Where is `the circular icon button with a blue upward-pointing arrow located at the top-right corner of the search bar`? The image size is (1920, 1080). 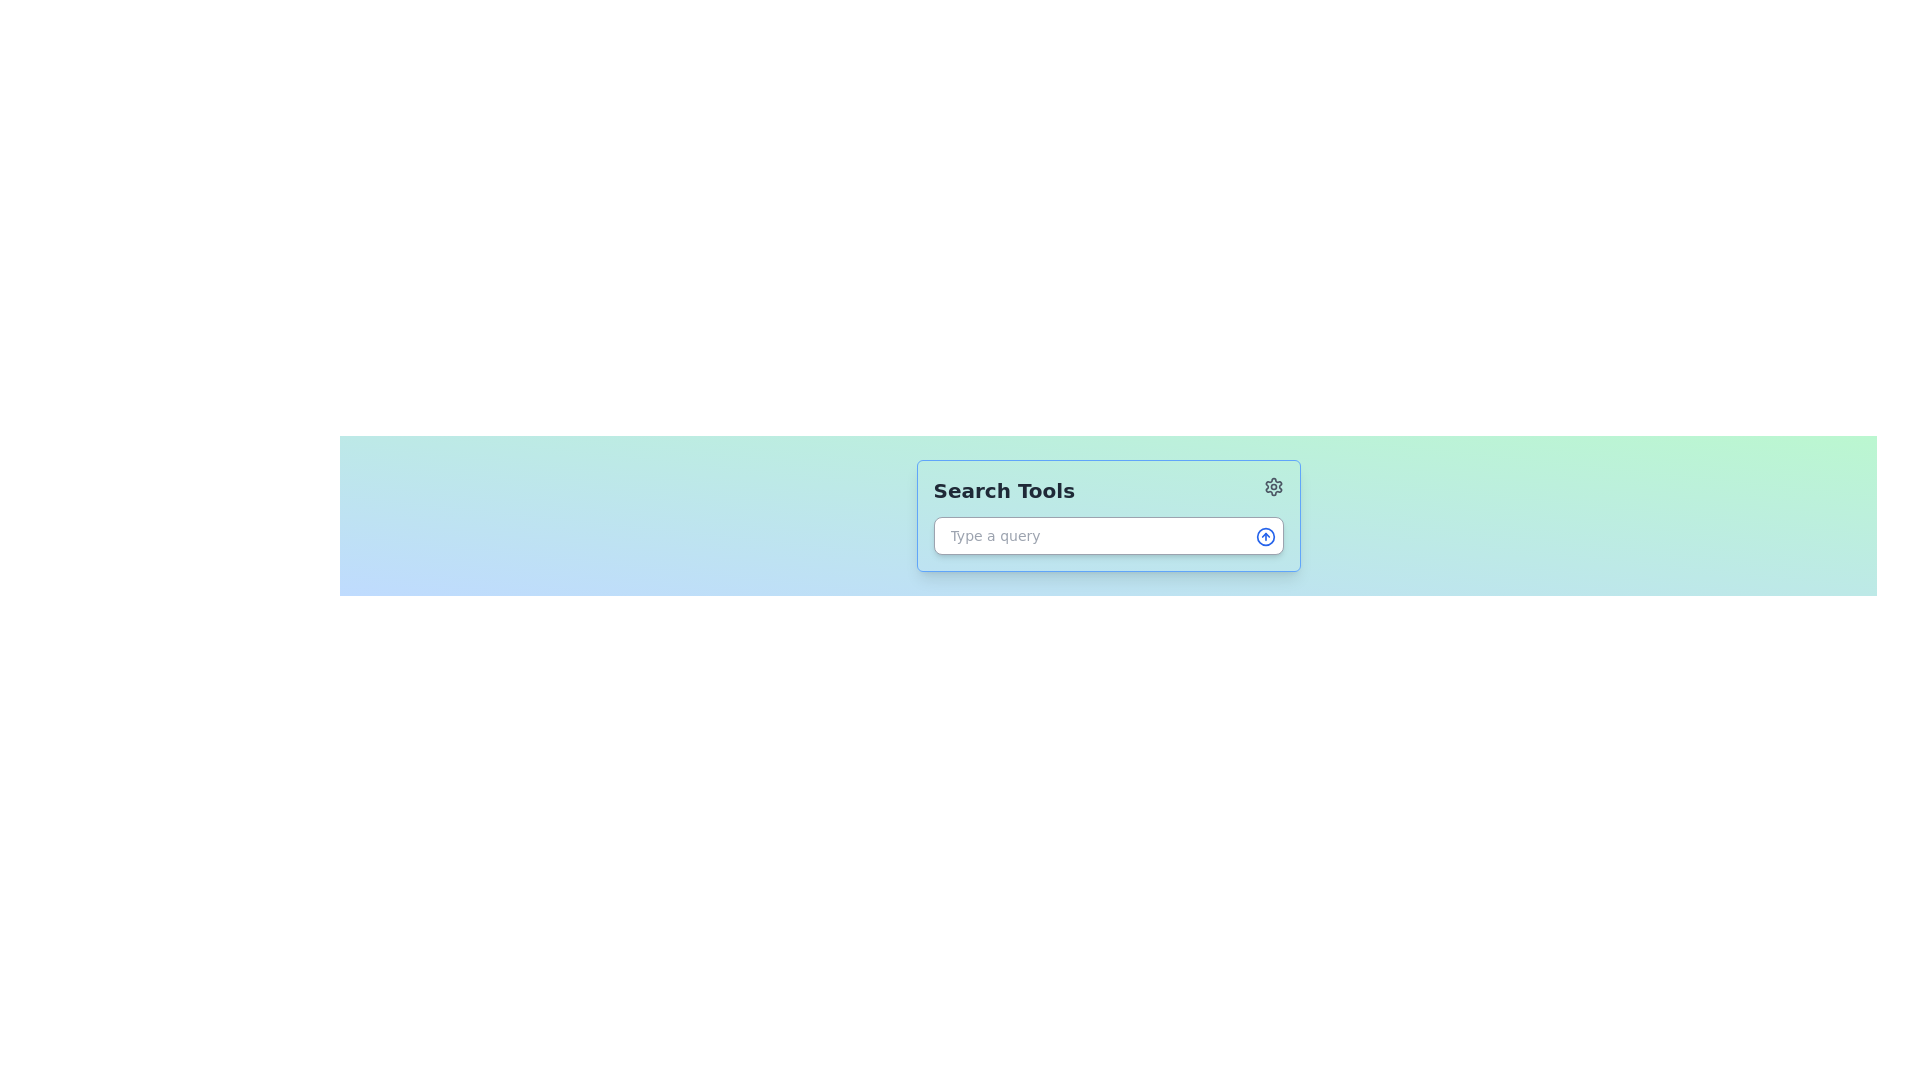 the circular icon button with a blue upward-pointing arrow located at the top-right corner of the search bar is located at coordinates (1264, 535).